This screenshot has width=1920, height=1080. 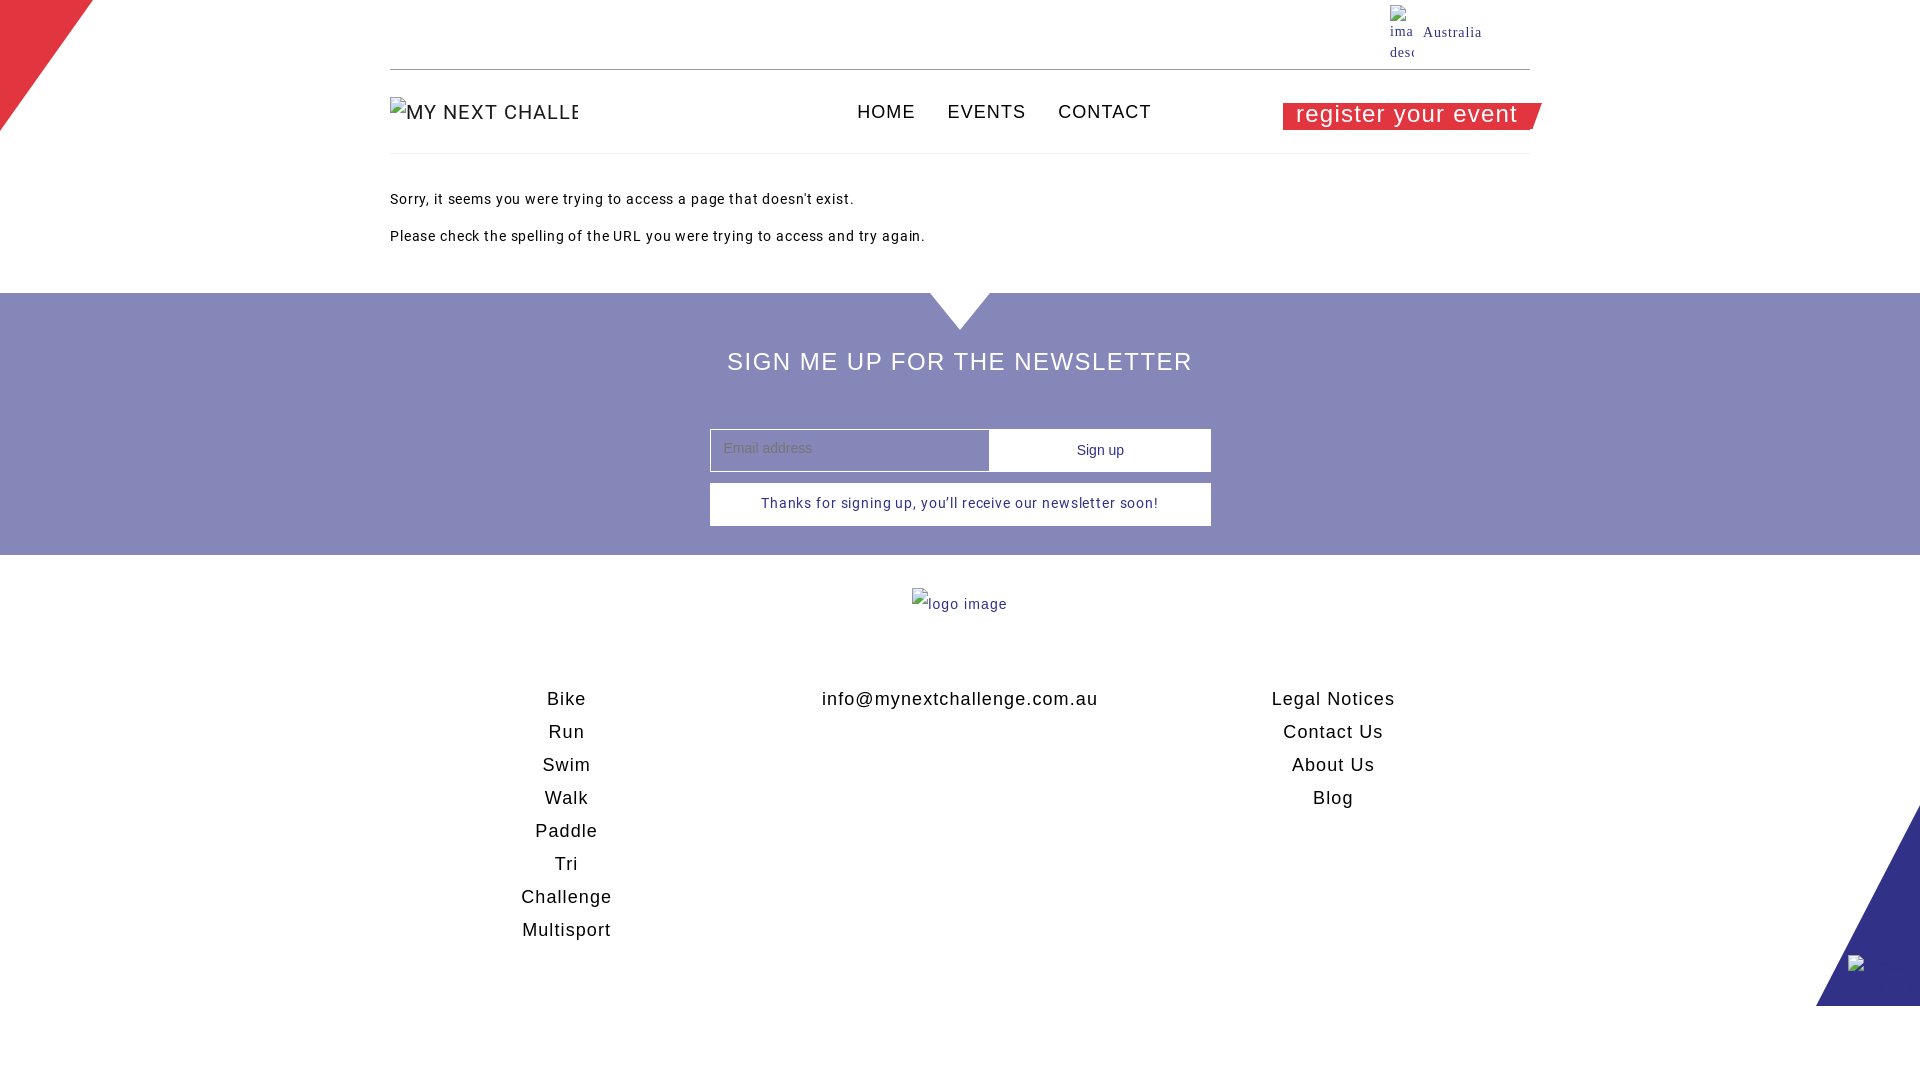 What do you see at coordinates (565, 764) in the screenshot?
I see `'Swim'` at bounding box center [565, 764].